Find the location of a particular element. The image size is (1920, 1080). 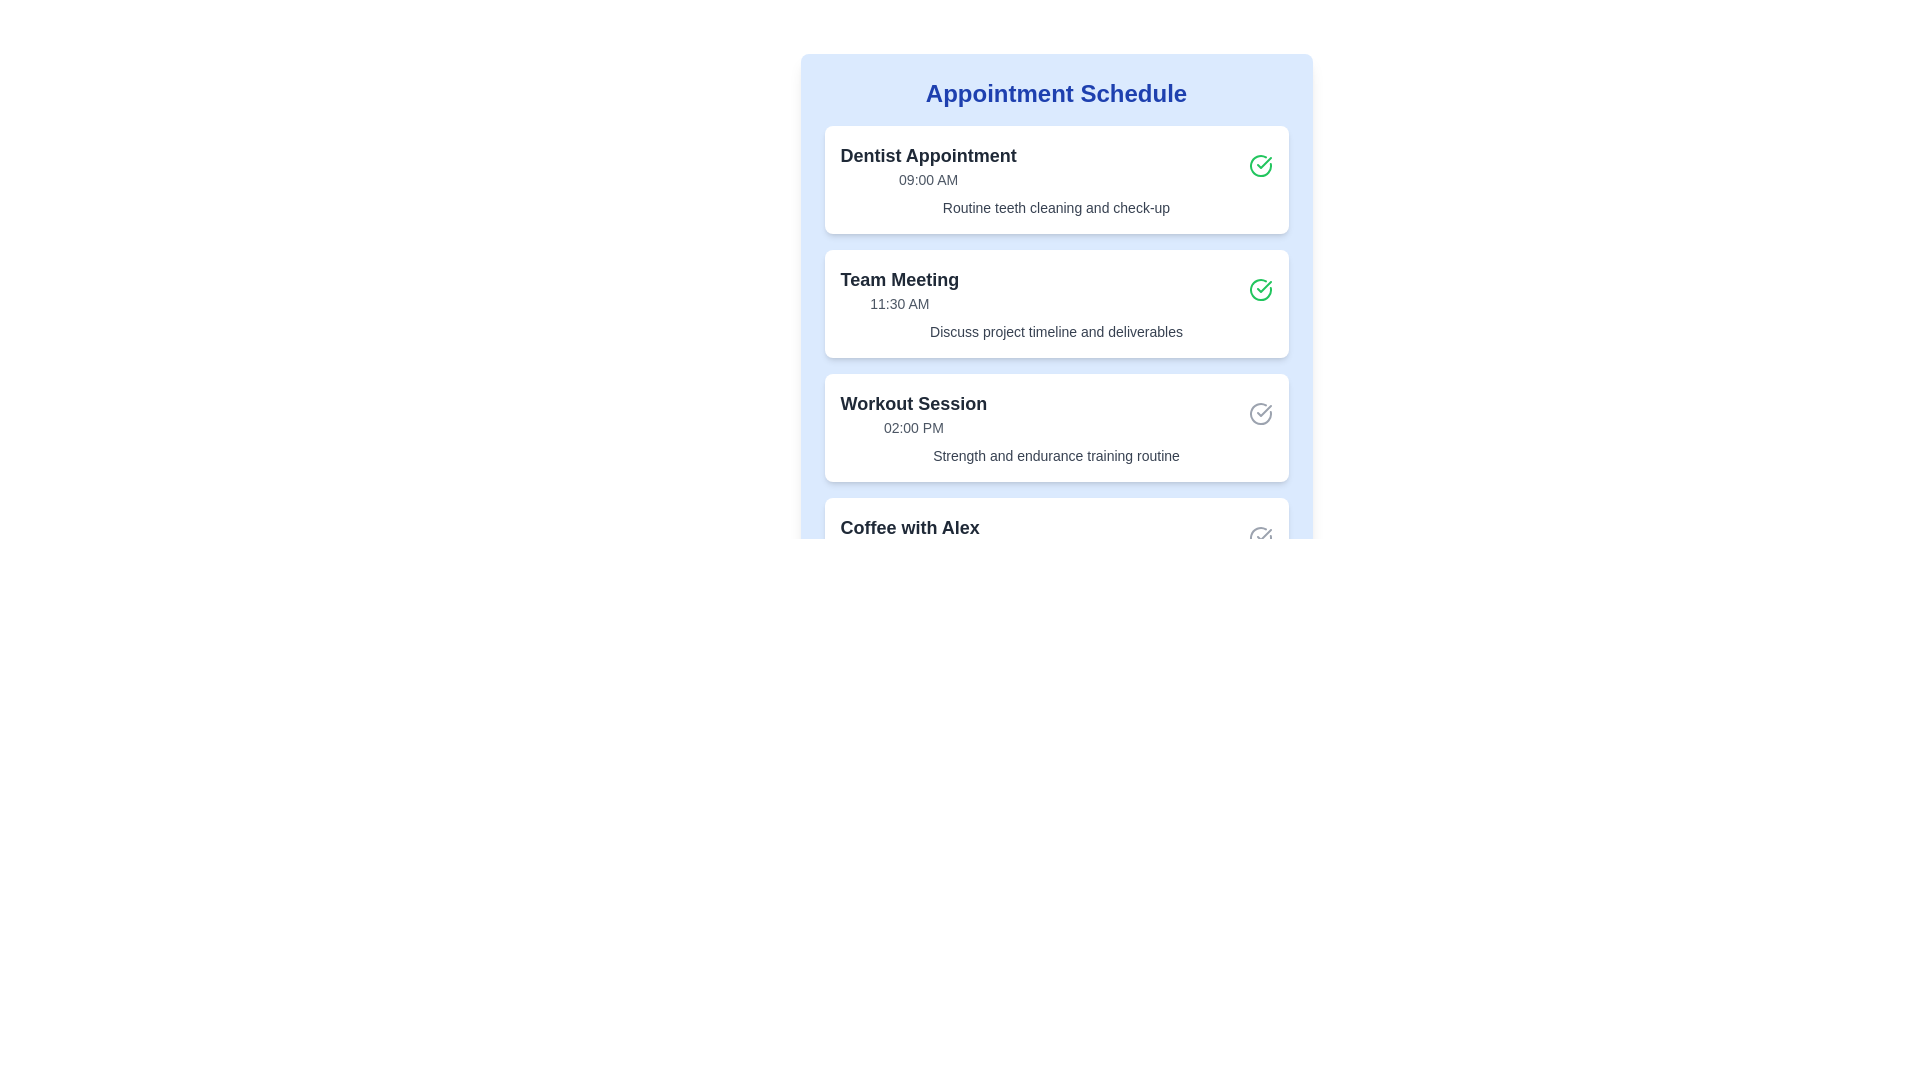

the first card component titled 'Dentist Appointment' in the 'Appointment Schedule' to see more details is located at coordinates (1055, 180).